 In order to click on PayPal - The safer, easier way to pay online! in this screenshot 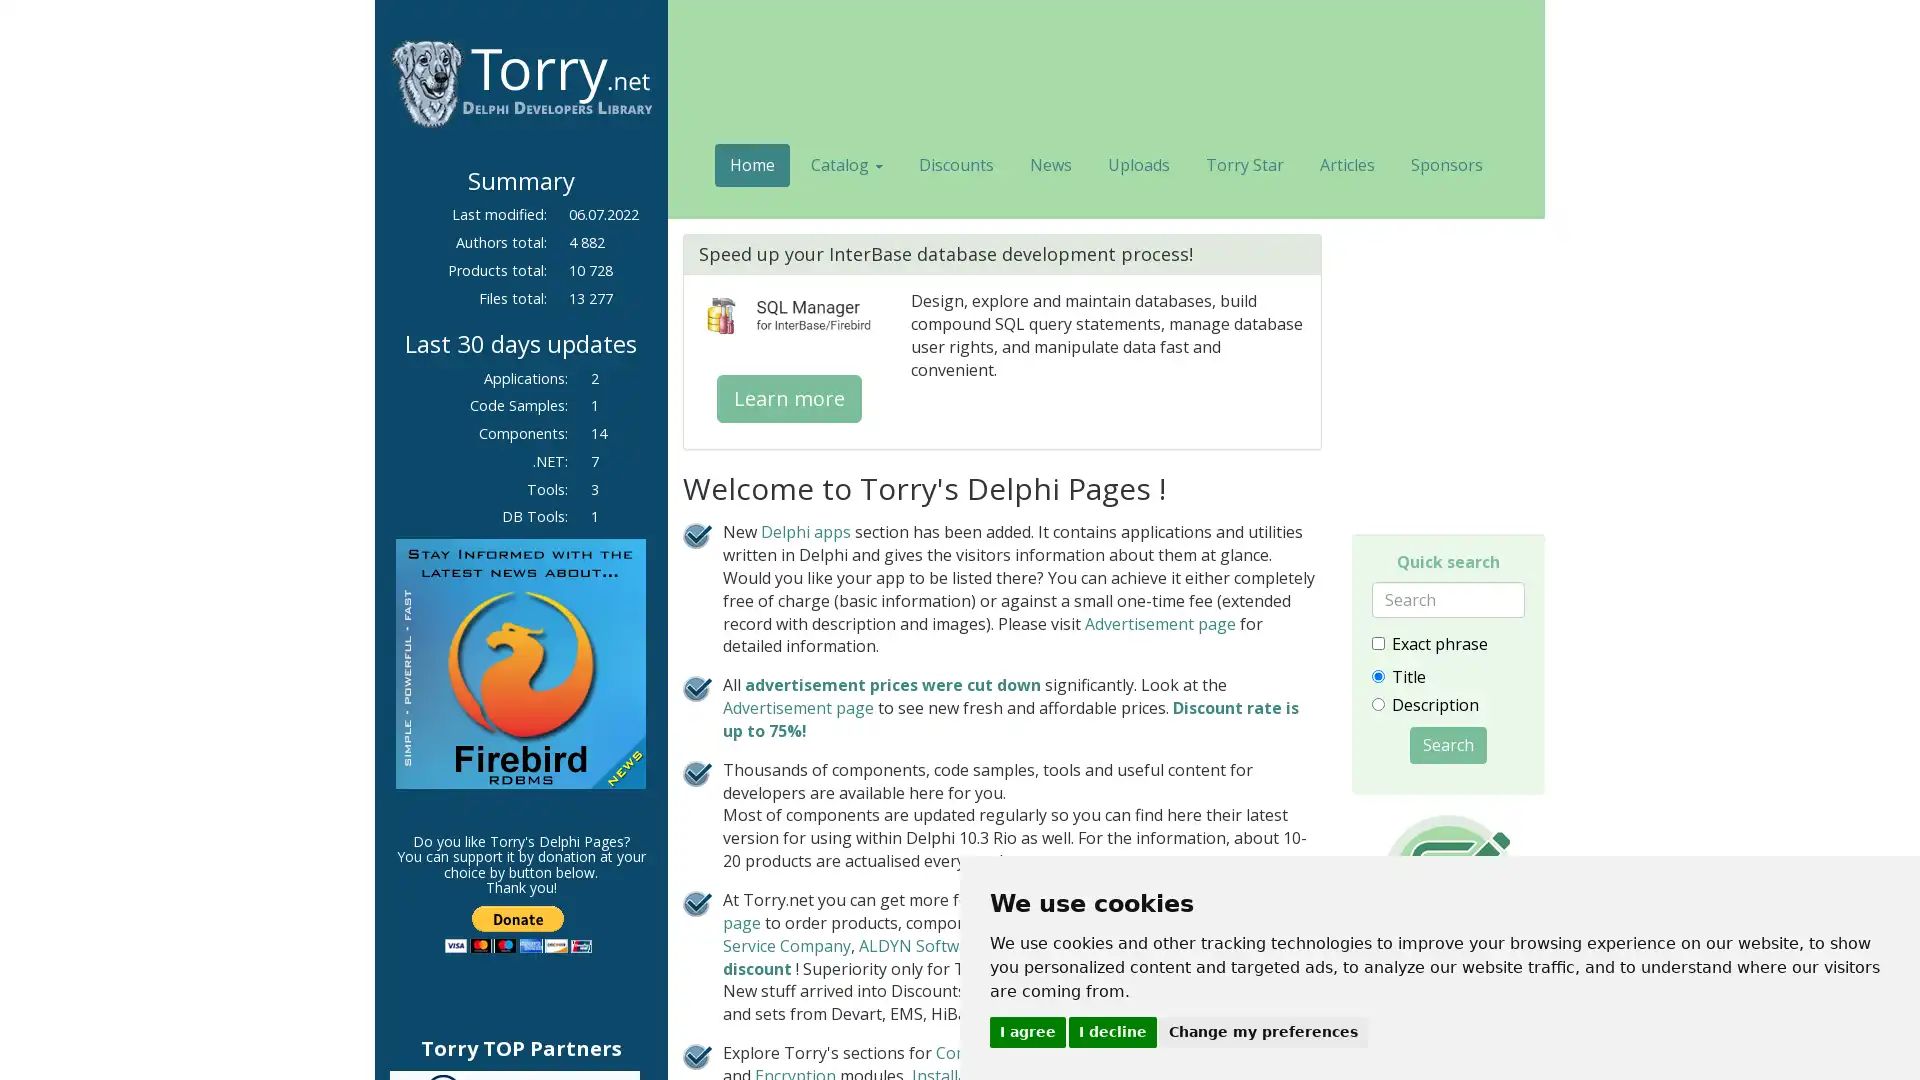, I will do `click(518, 929)`.